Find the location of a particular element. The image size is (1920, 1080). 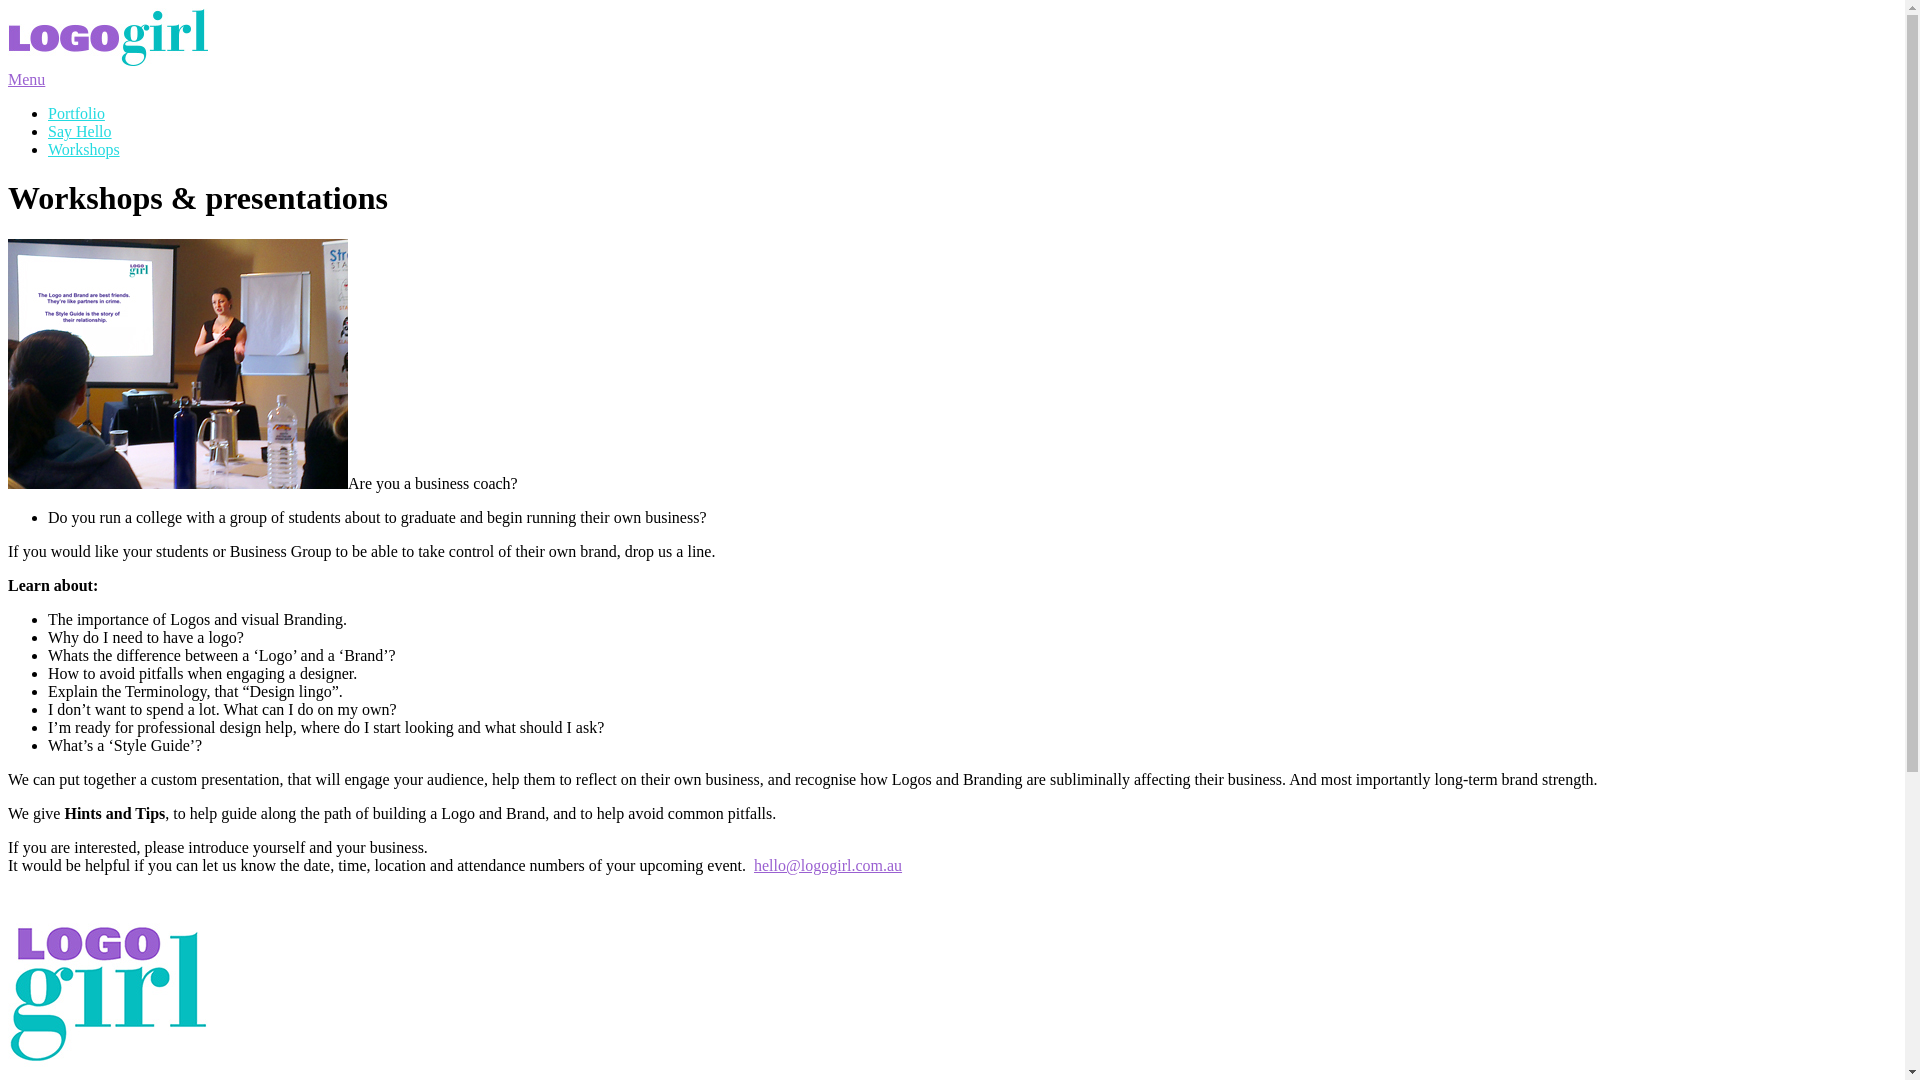

'Say Hello' is located at coordinates (48, 131).